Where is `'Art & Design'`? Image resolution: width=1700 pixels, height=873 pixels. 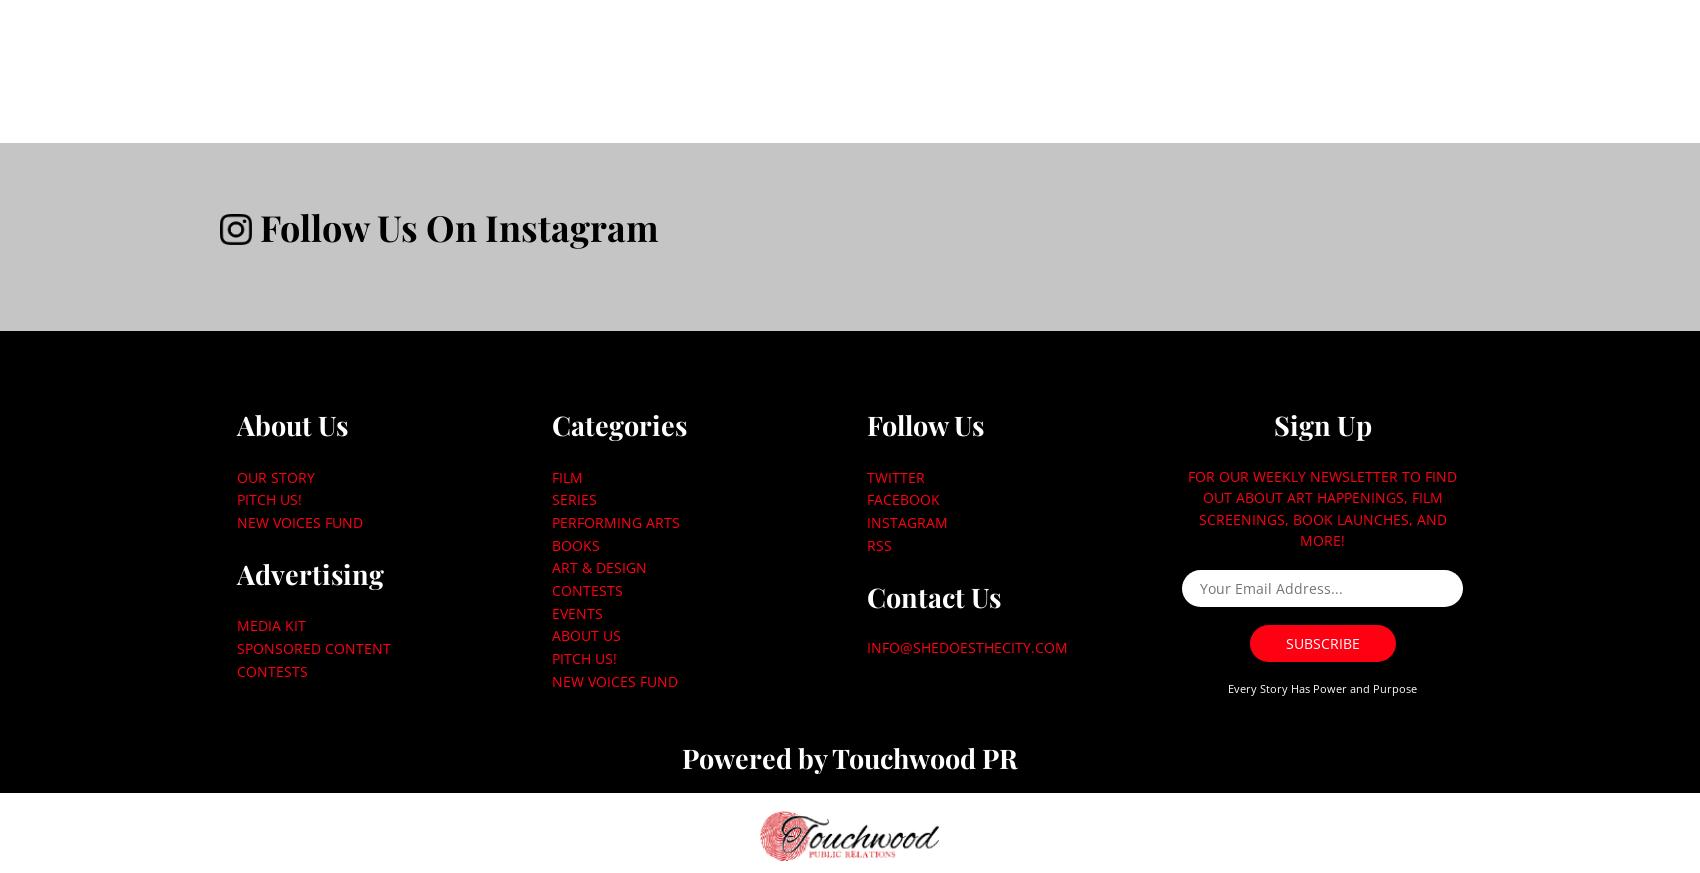 'Art & Design' is located at coordinates (597, 566).